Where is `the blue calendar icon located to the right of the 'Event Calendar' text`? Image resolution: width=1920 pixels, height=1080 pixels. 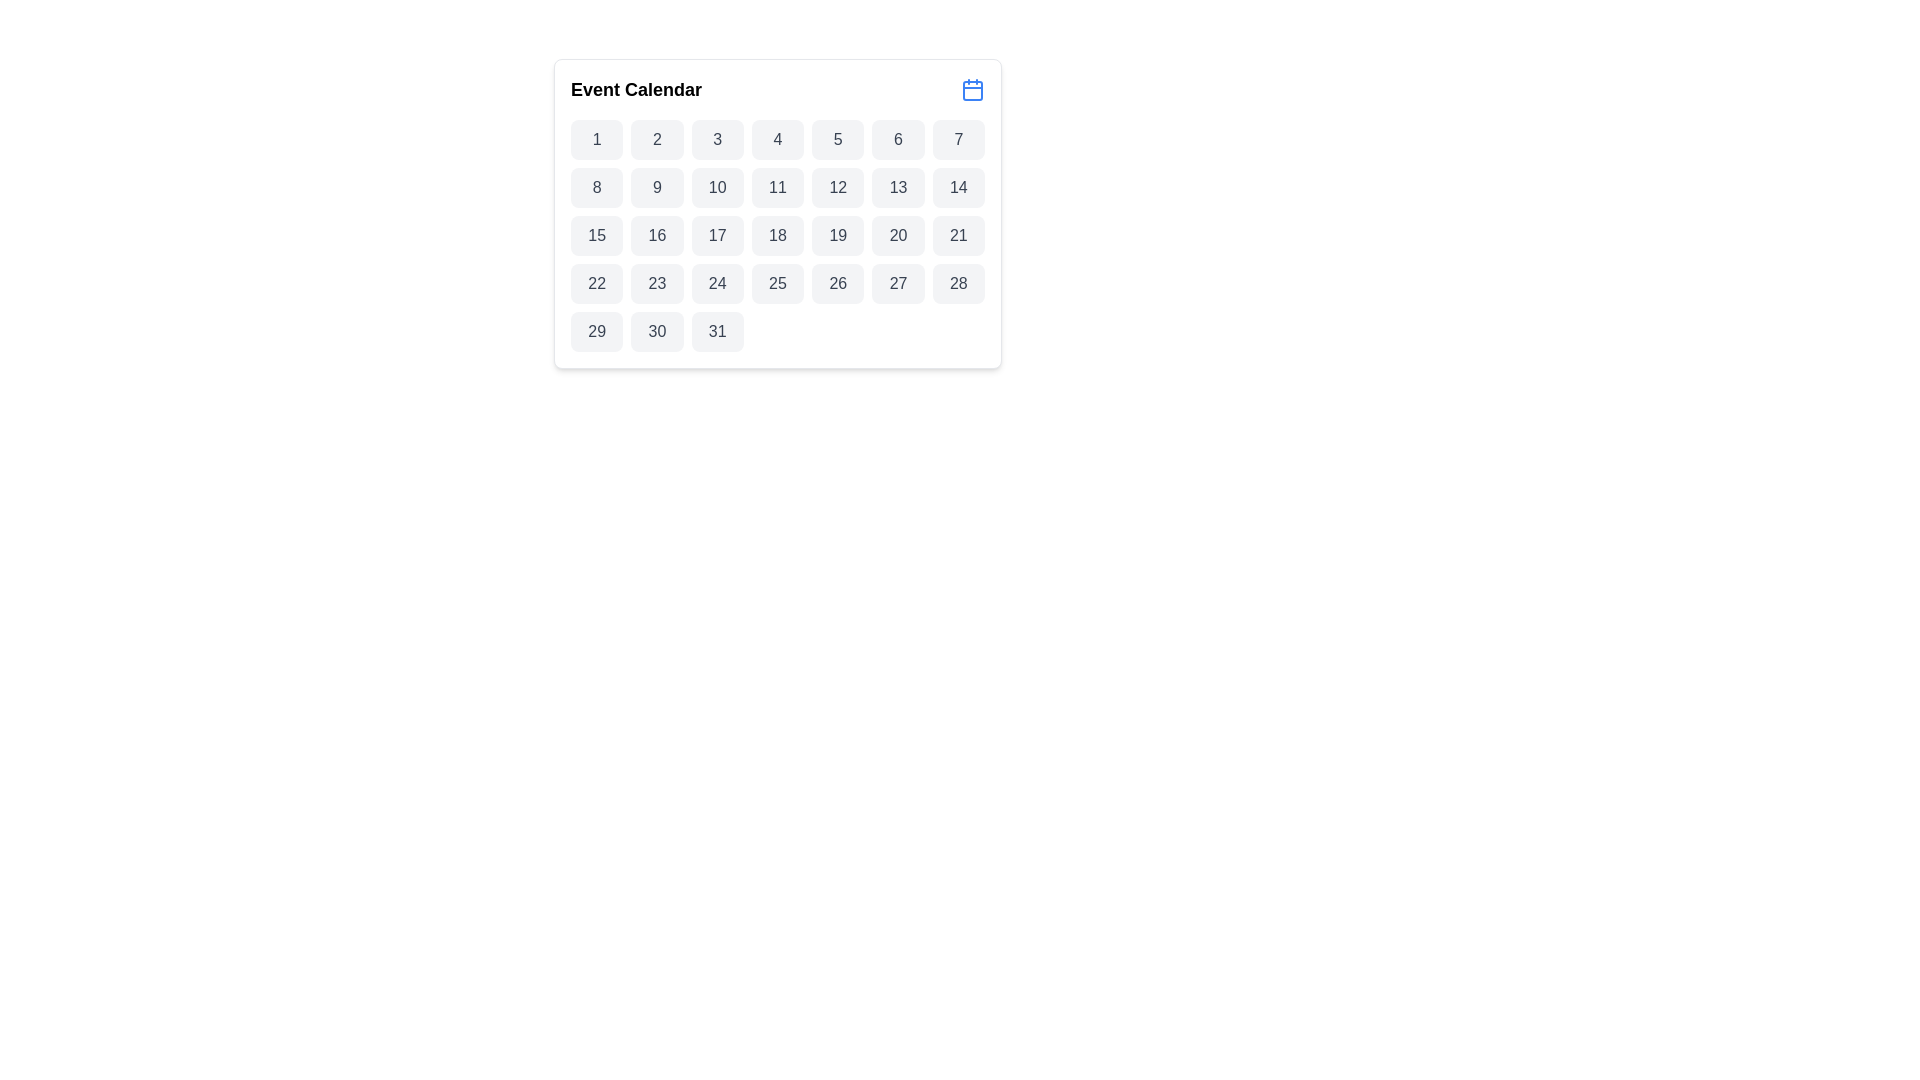 the blue calendar icon located to the right of the 'Event Calendar' text is located at coordinates (973, 88).